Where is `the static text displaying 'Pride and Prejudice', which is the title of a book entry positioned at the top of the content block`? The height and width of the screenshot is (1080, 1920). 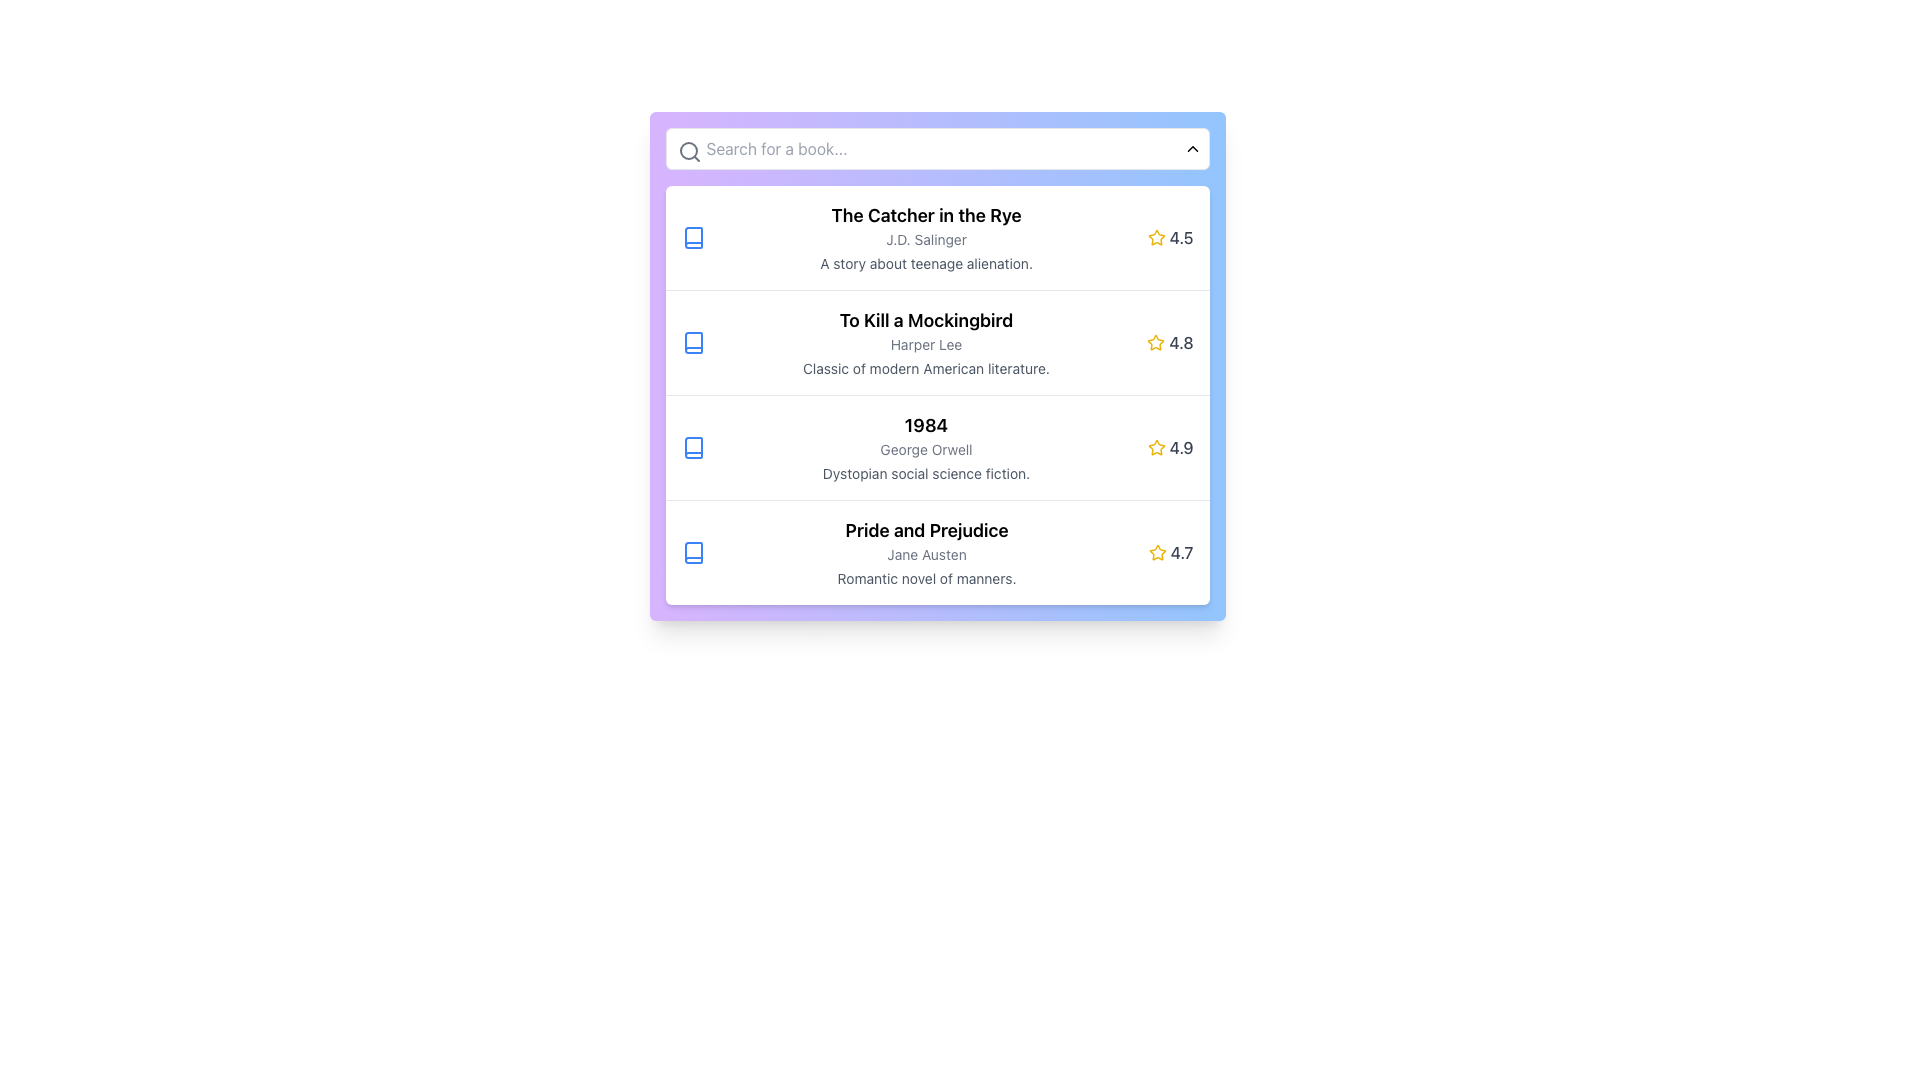 the static text displaying 'Pride and Prejudice', which is the title of a book entry positioned at the top of the content block is located at coordinates (925, 530).